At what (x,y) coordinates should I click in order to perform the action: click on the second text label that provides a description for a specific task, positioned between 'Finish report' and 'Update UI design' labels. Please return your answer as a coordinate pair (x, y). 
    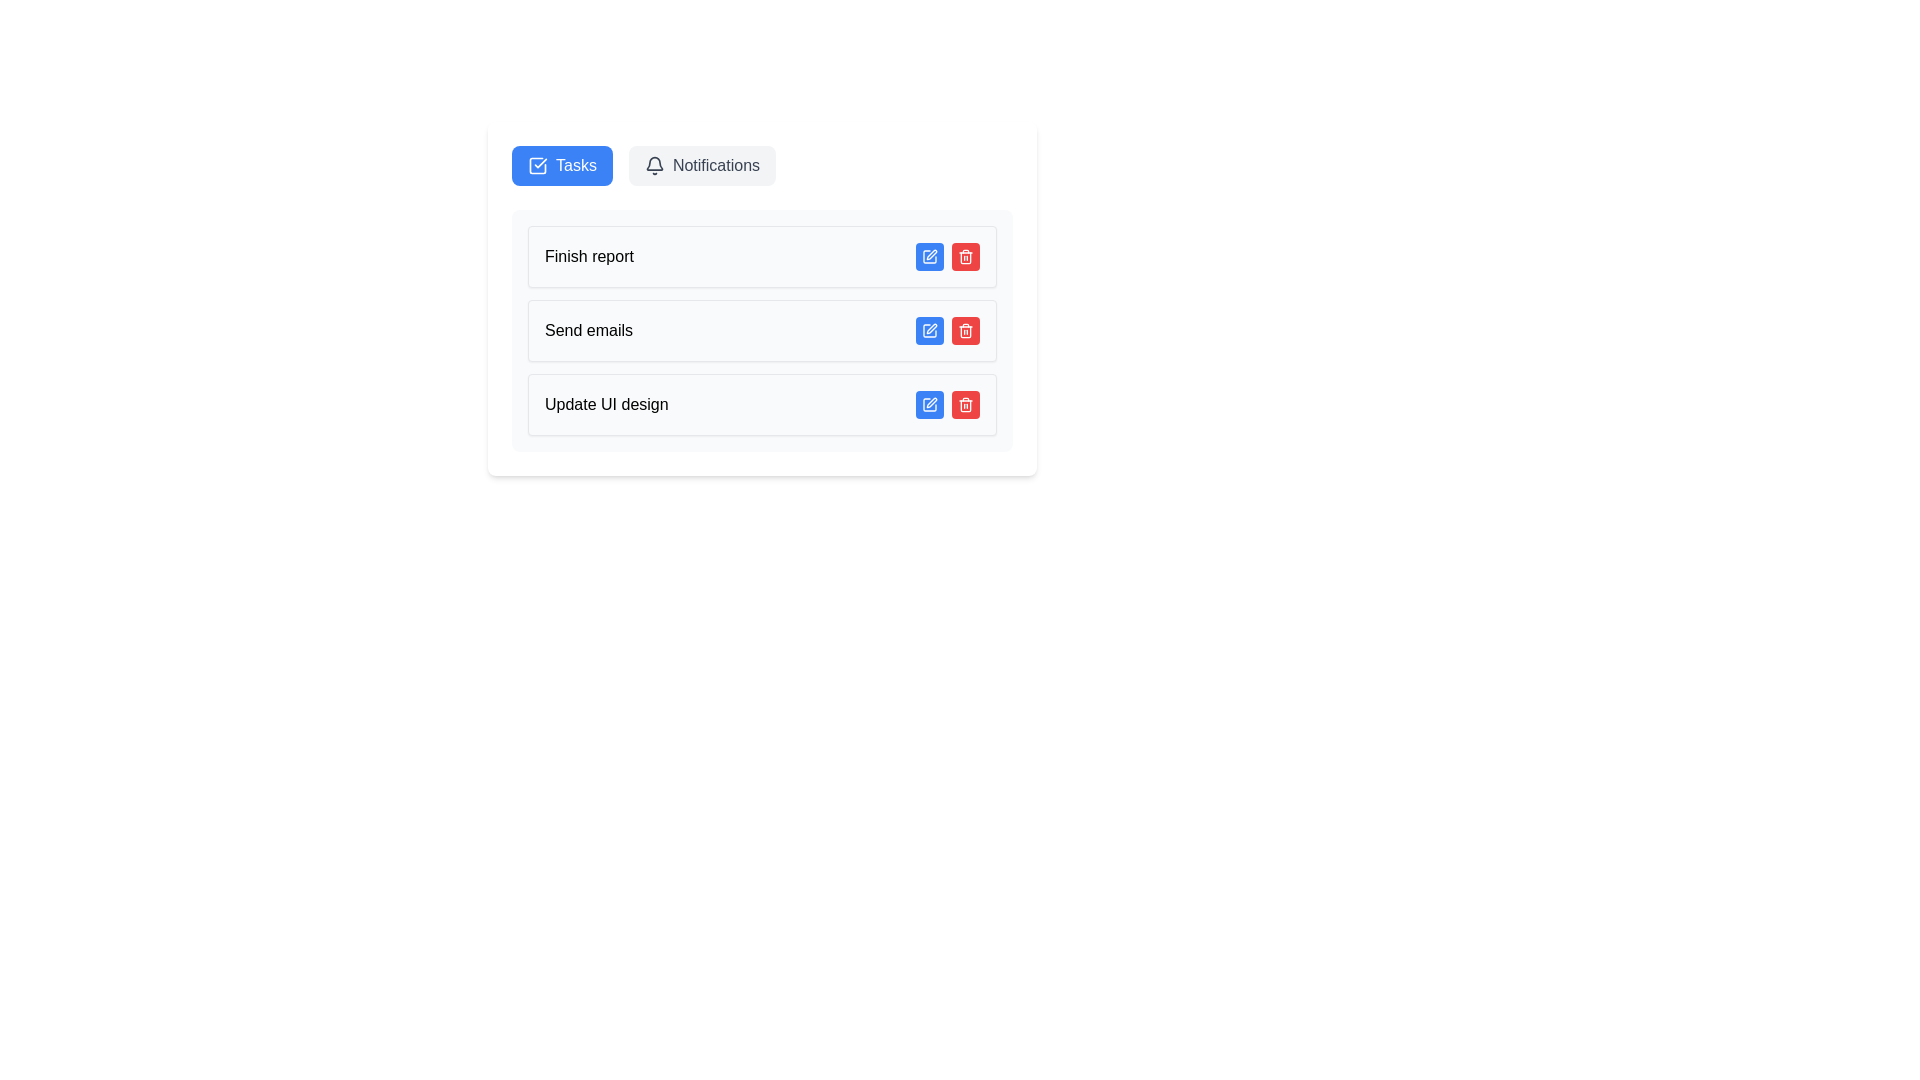
    Looking at the image, I should click on (588, 330).